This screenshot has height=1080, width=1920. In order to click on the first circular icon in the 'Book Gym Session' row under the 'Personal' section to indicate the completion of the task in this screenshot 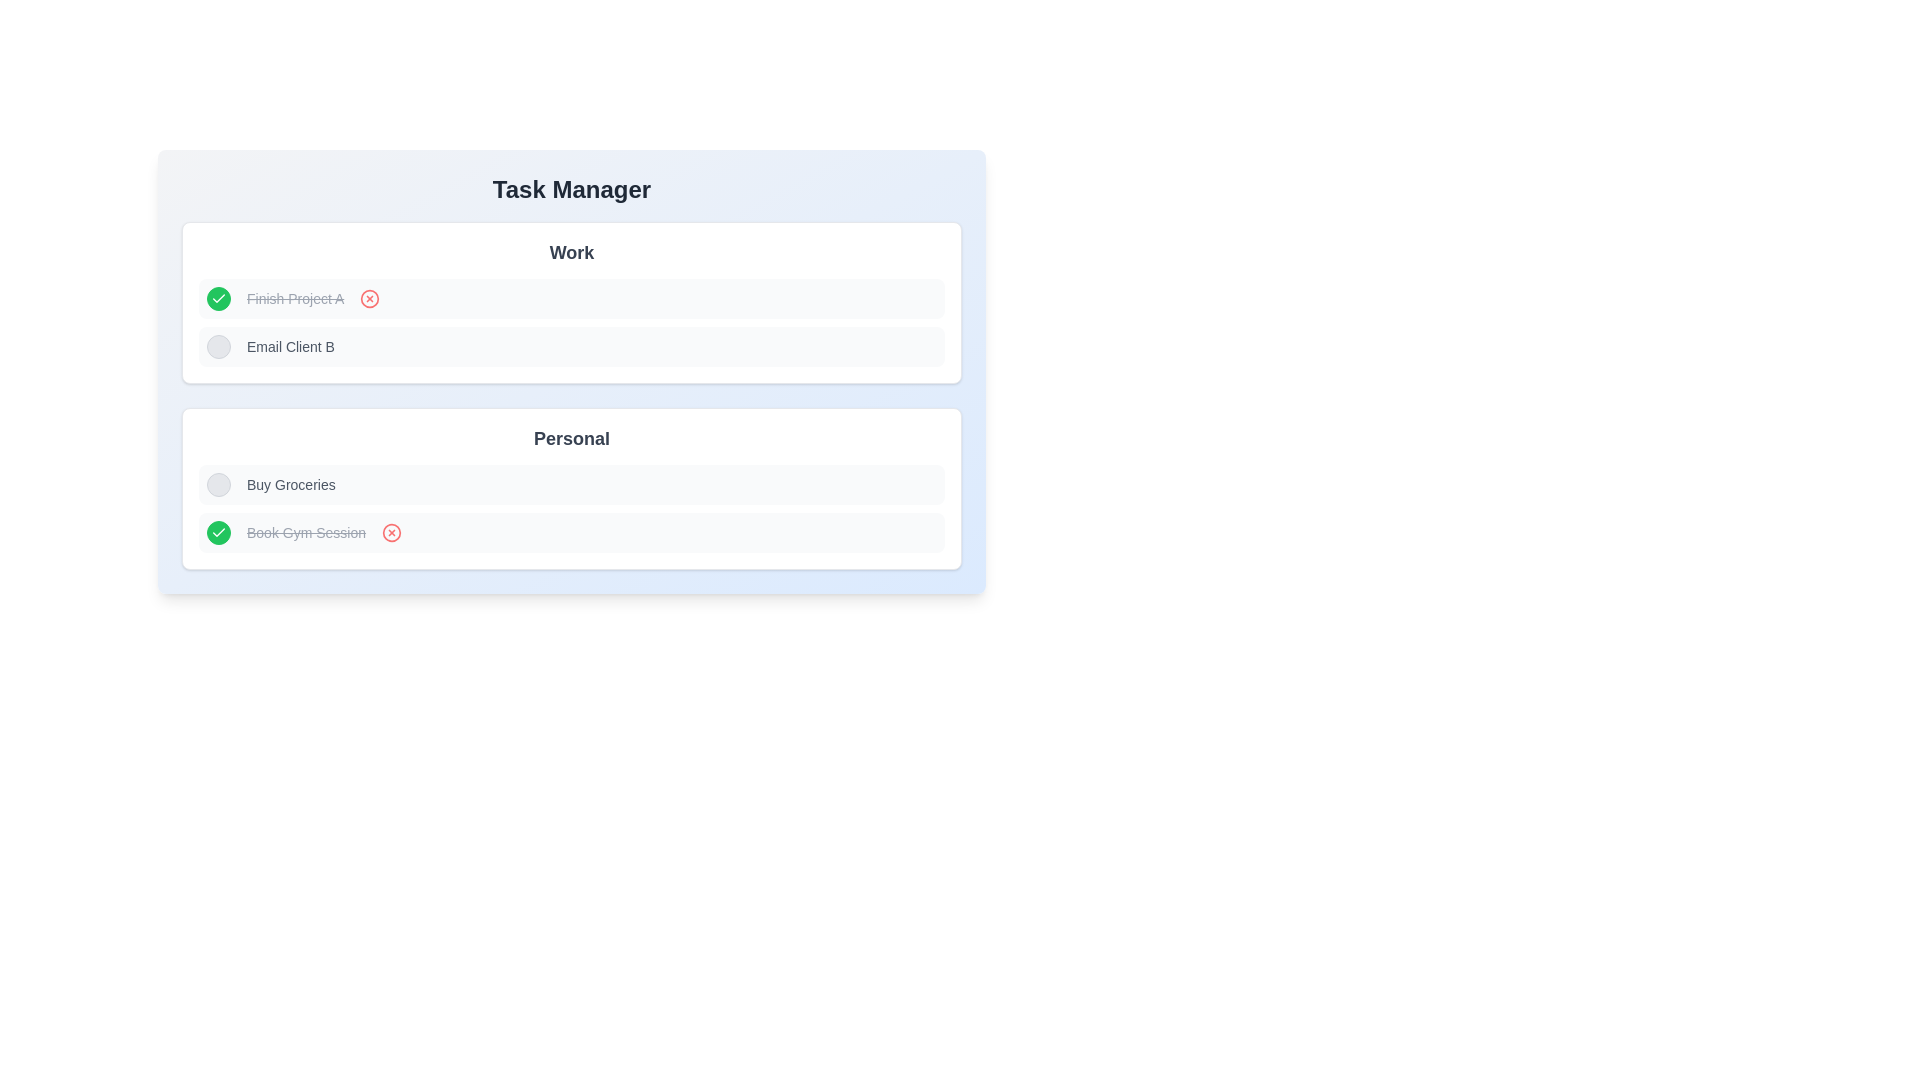, I will do `click(219, 531)`.